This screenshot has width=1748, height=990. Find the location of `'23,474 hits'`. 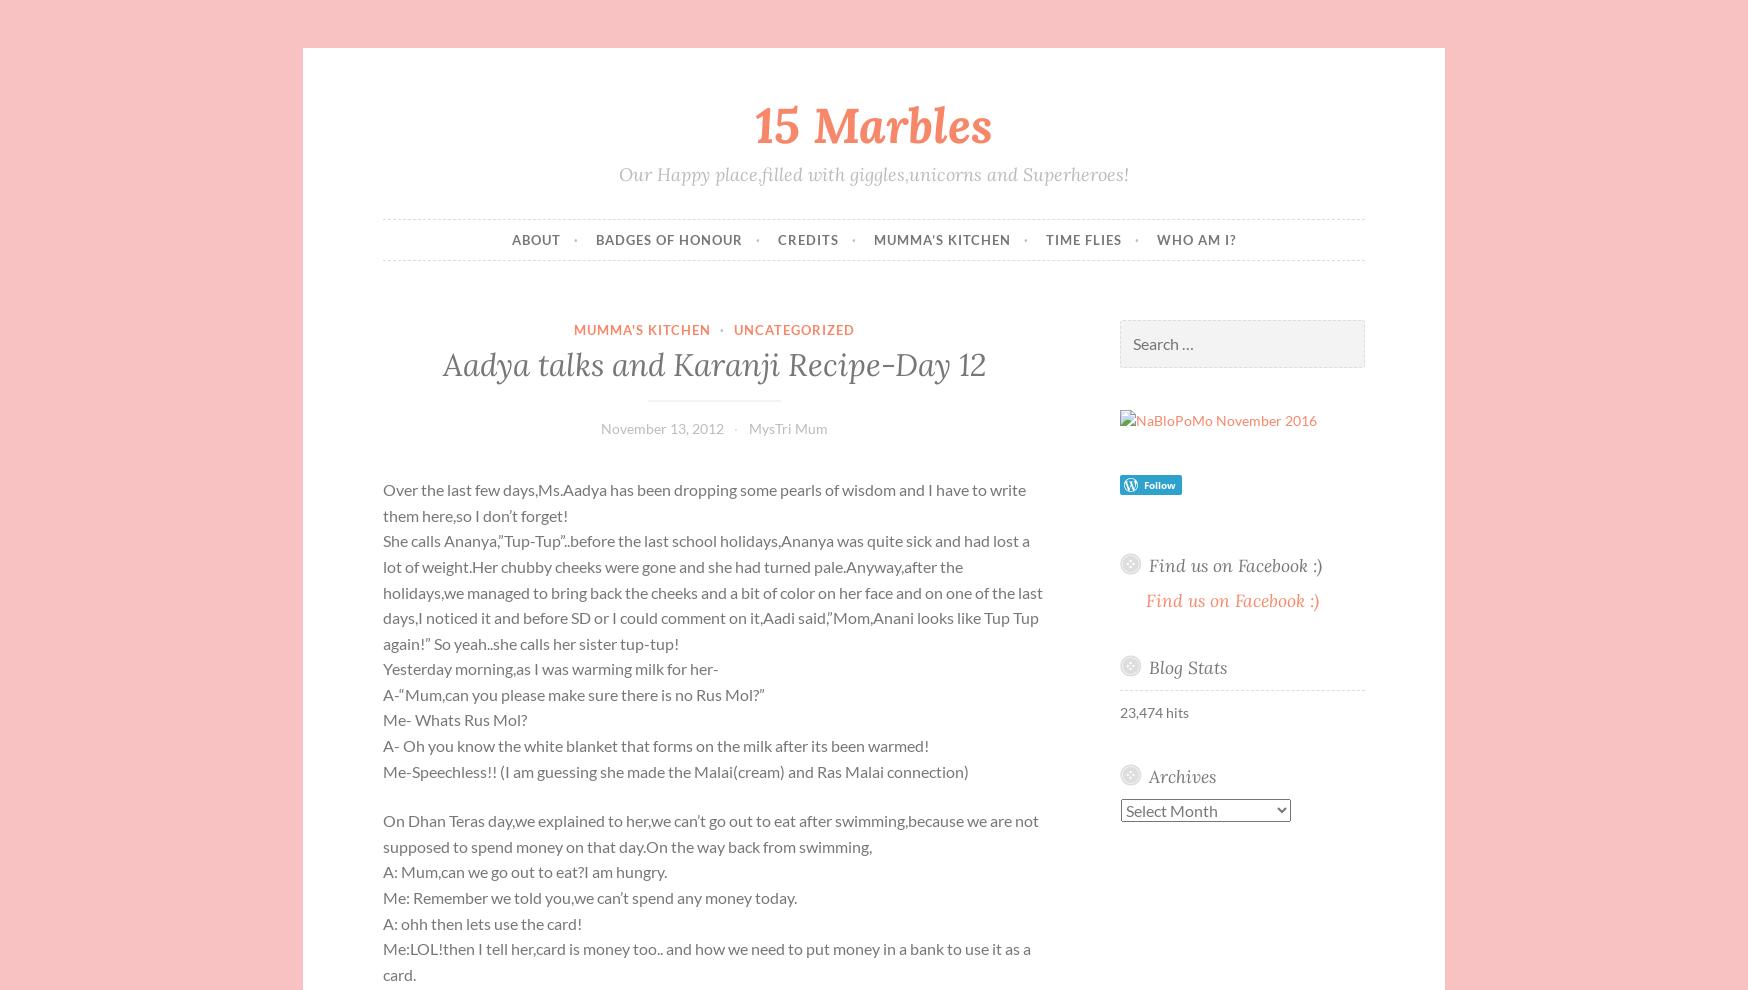

'23,474 hits' is located at coordinates (1119, 710).